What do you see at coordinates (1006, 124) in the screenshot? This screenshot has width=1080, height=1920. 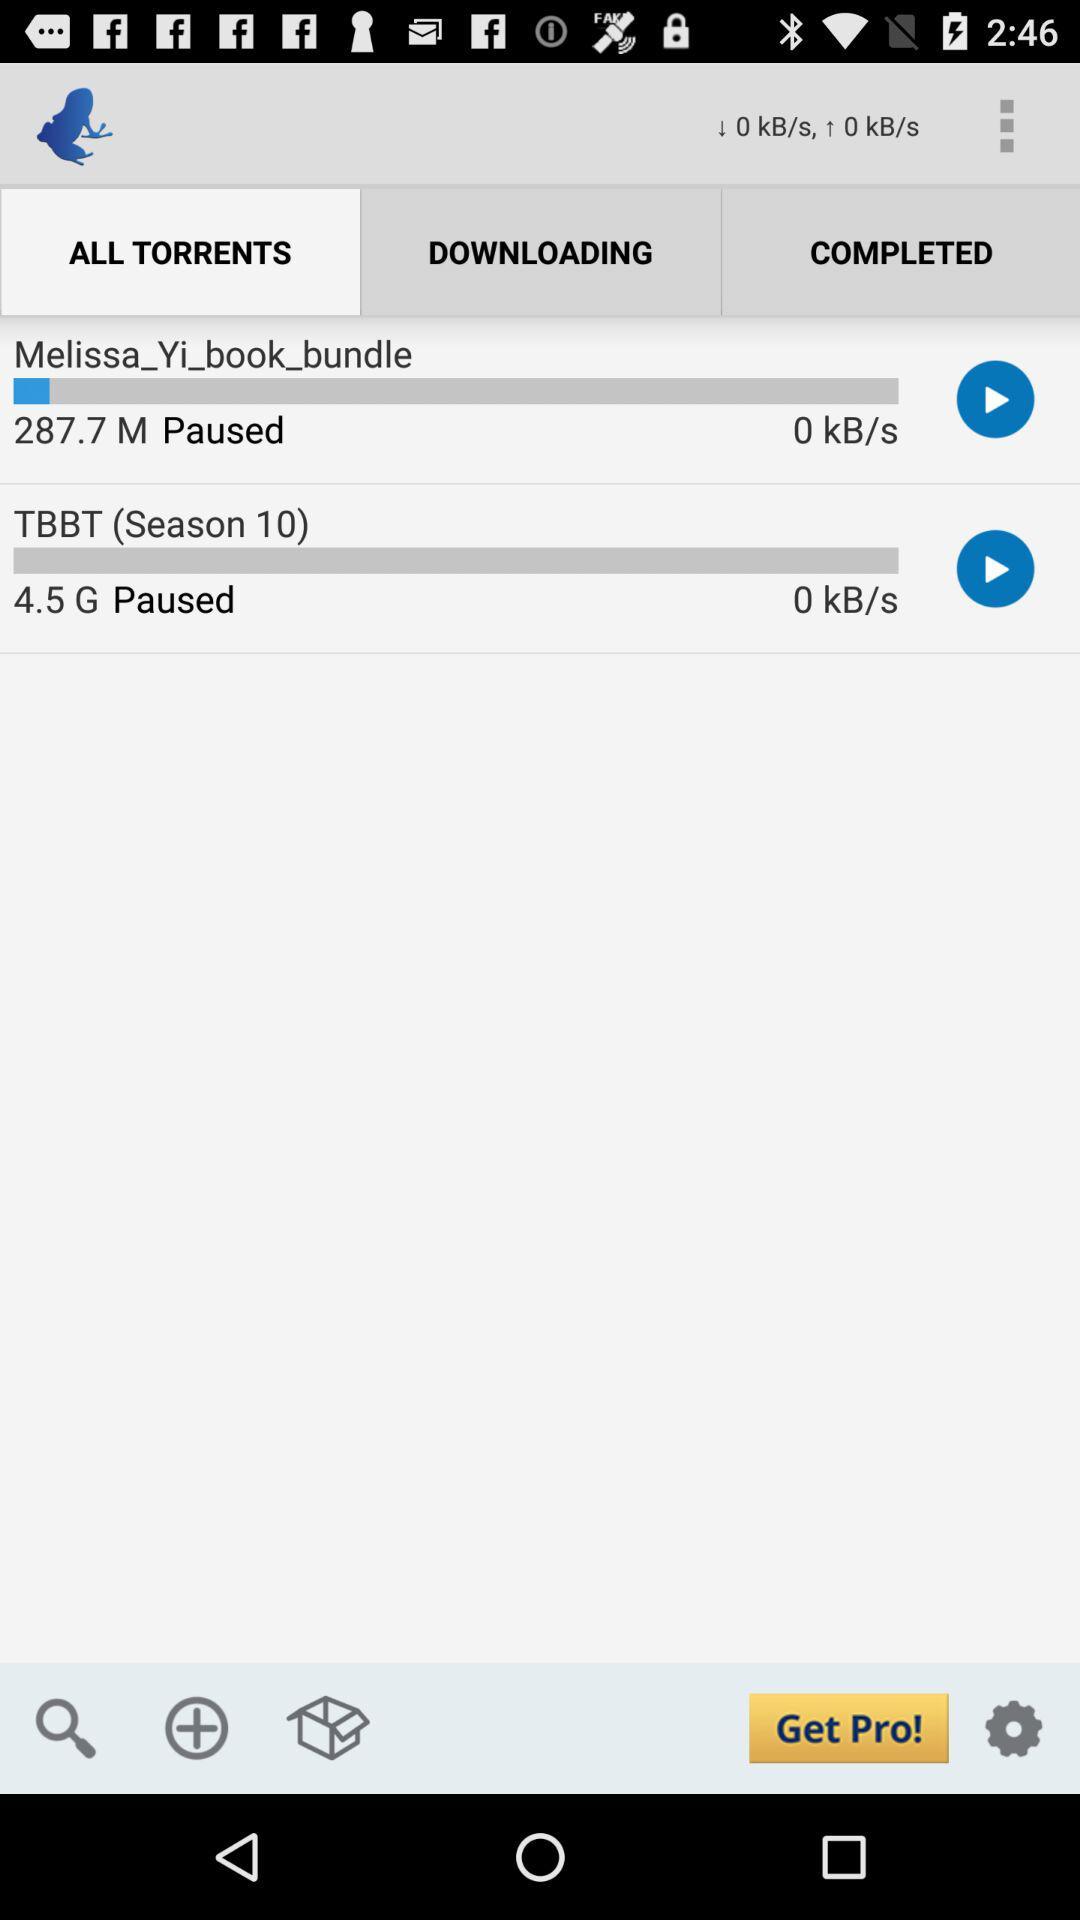 I see `icon next to 0 kb s icon` at bounding box center [1006, 124].